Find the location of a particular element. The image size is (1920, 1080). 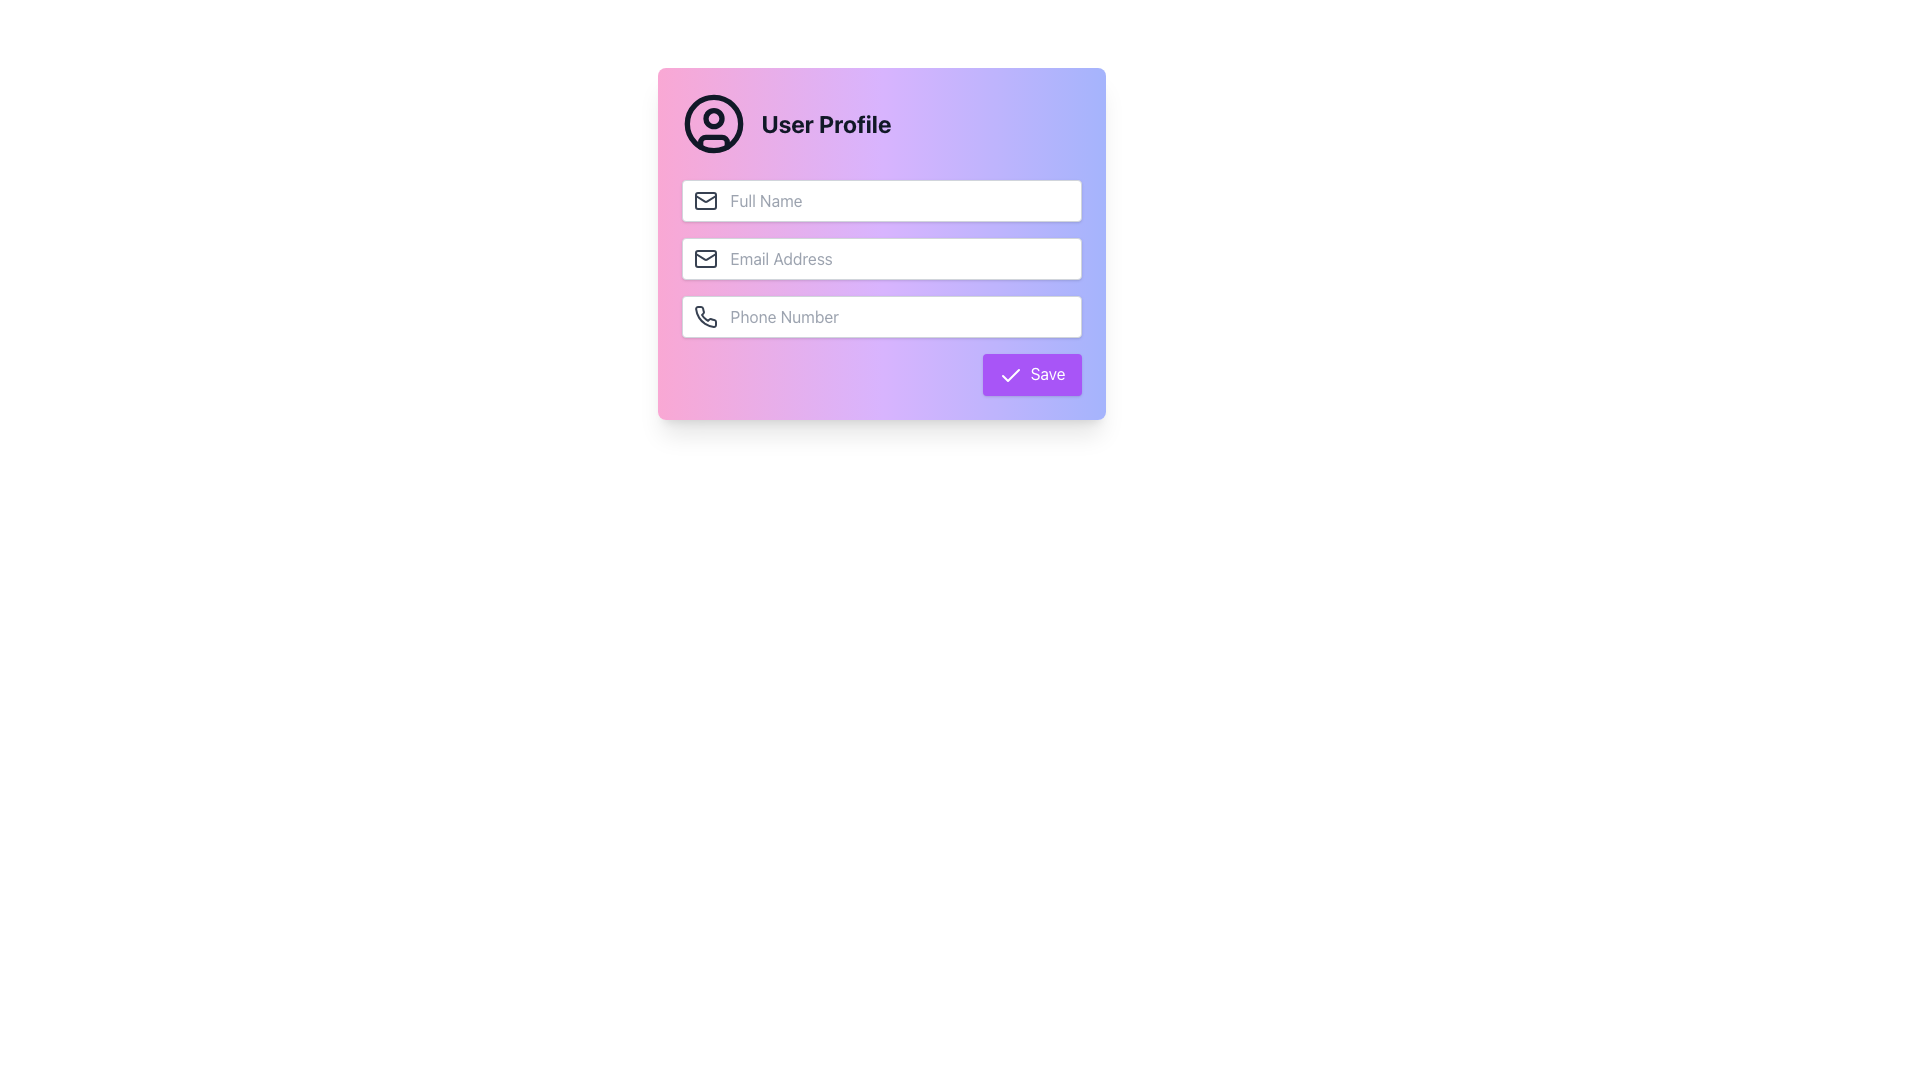

the SVG circle graphical component representing the head of the user avatar in the user profile icon located at the top-left corner of the card is located at coordinates (713, 118).